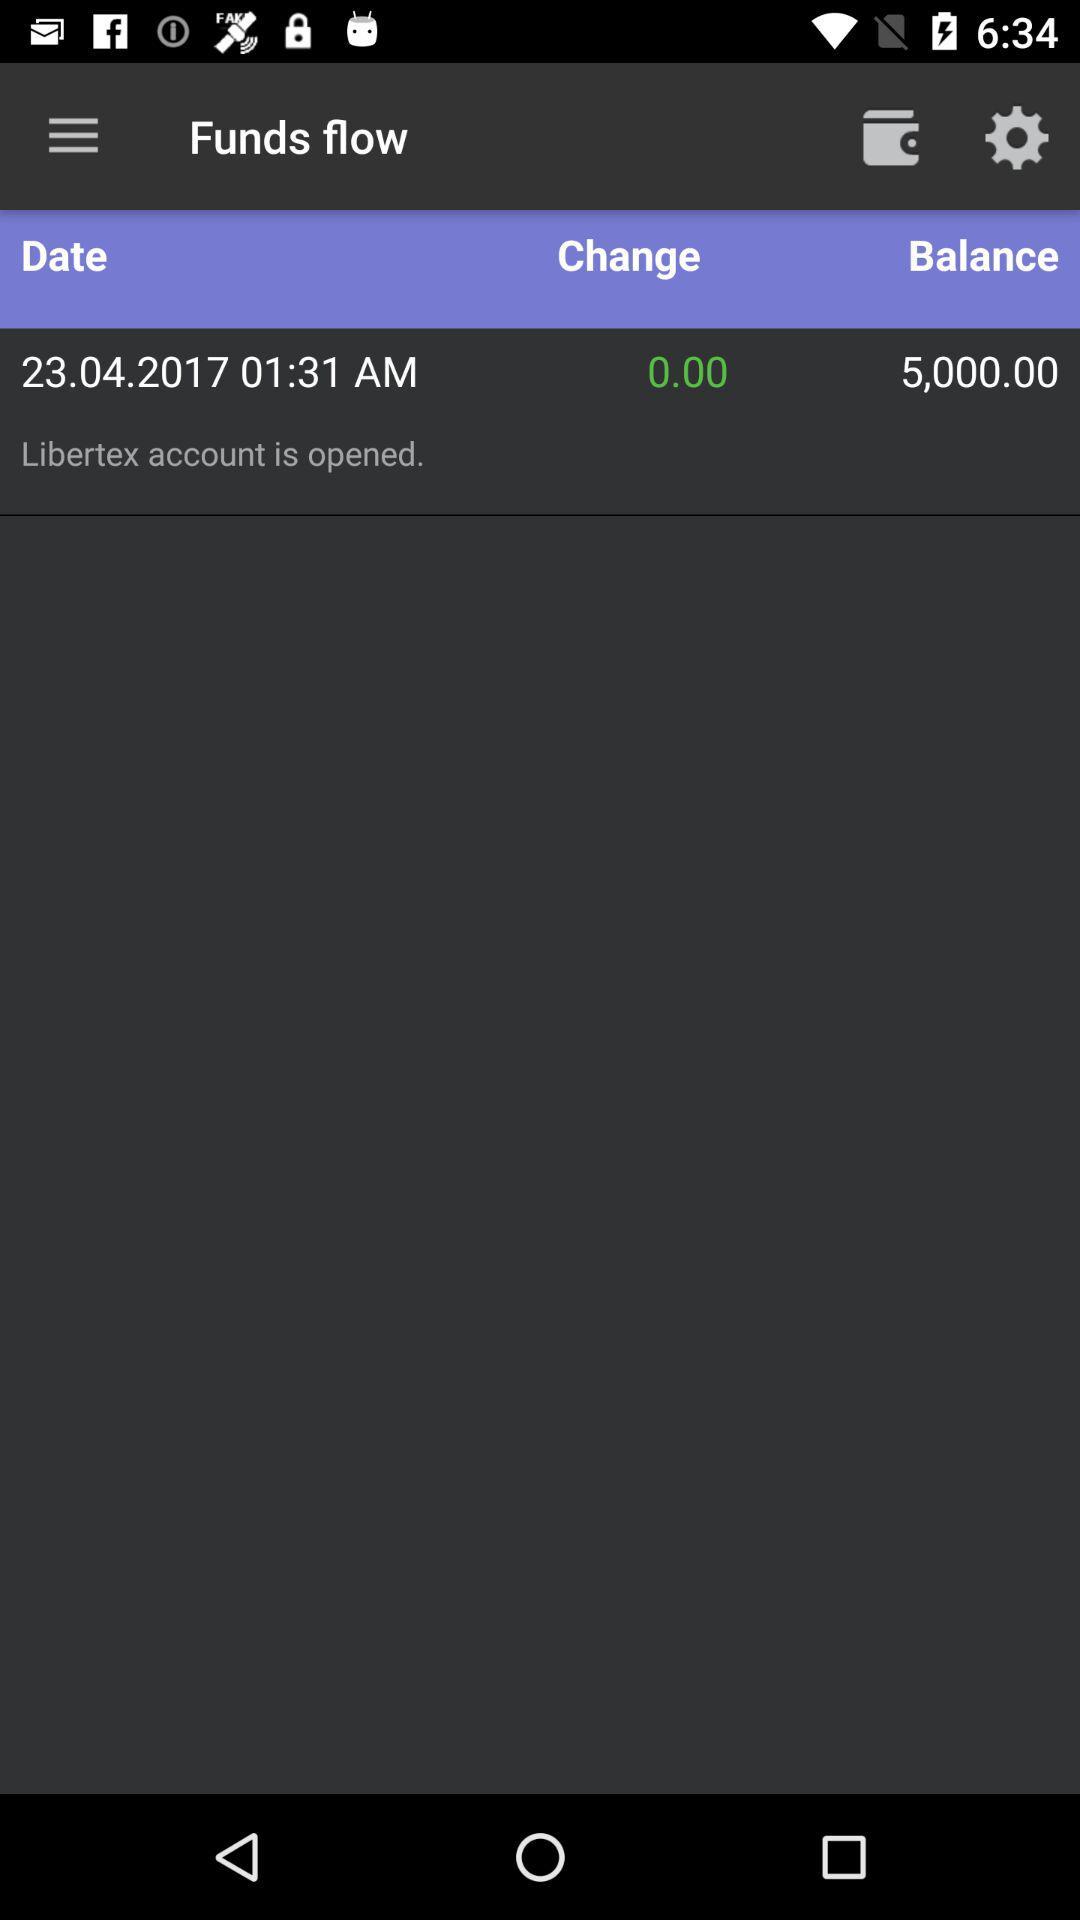 The width and height of the screenshot is (1080, 1920). I want to click on icon above the balance icon, so click(890, 135).